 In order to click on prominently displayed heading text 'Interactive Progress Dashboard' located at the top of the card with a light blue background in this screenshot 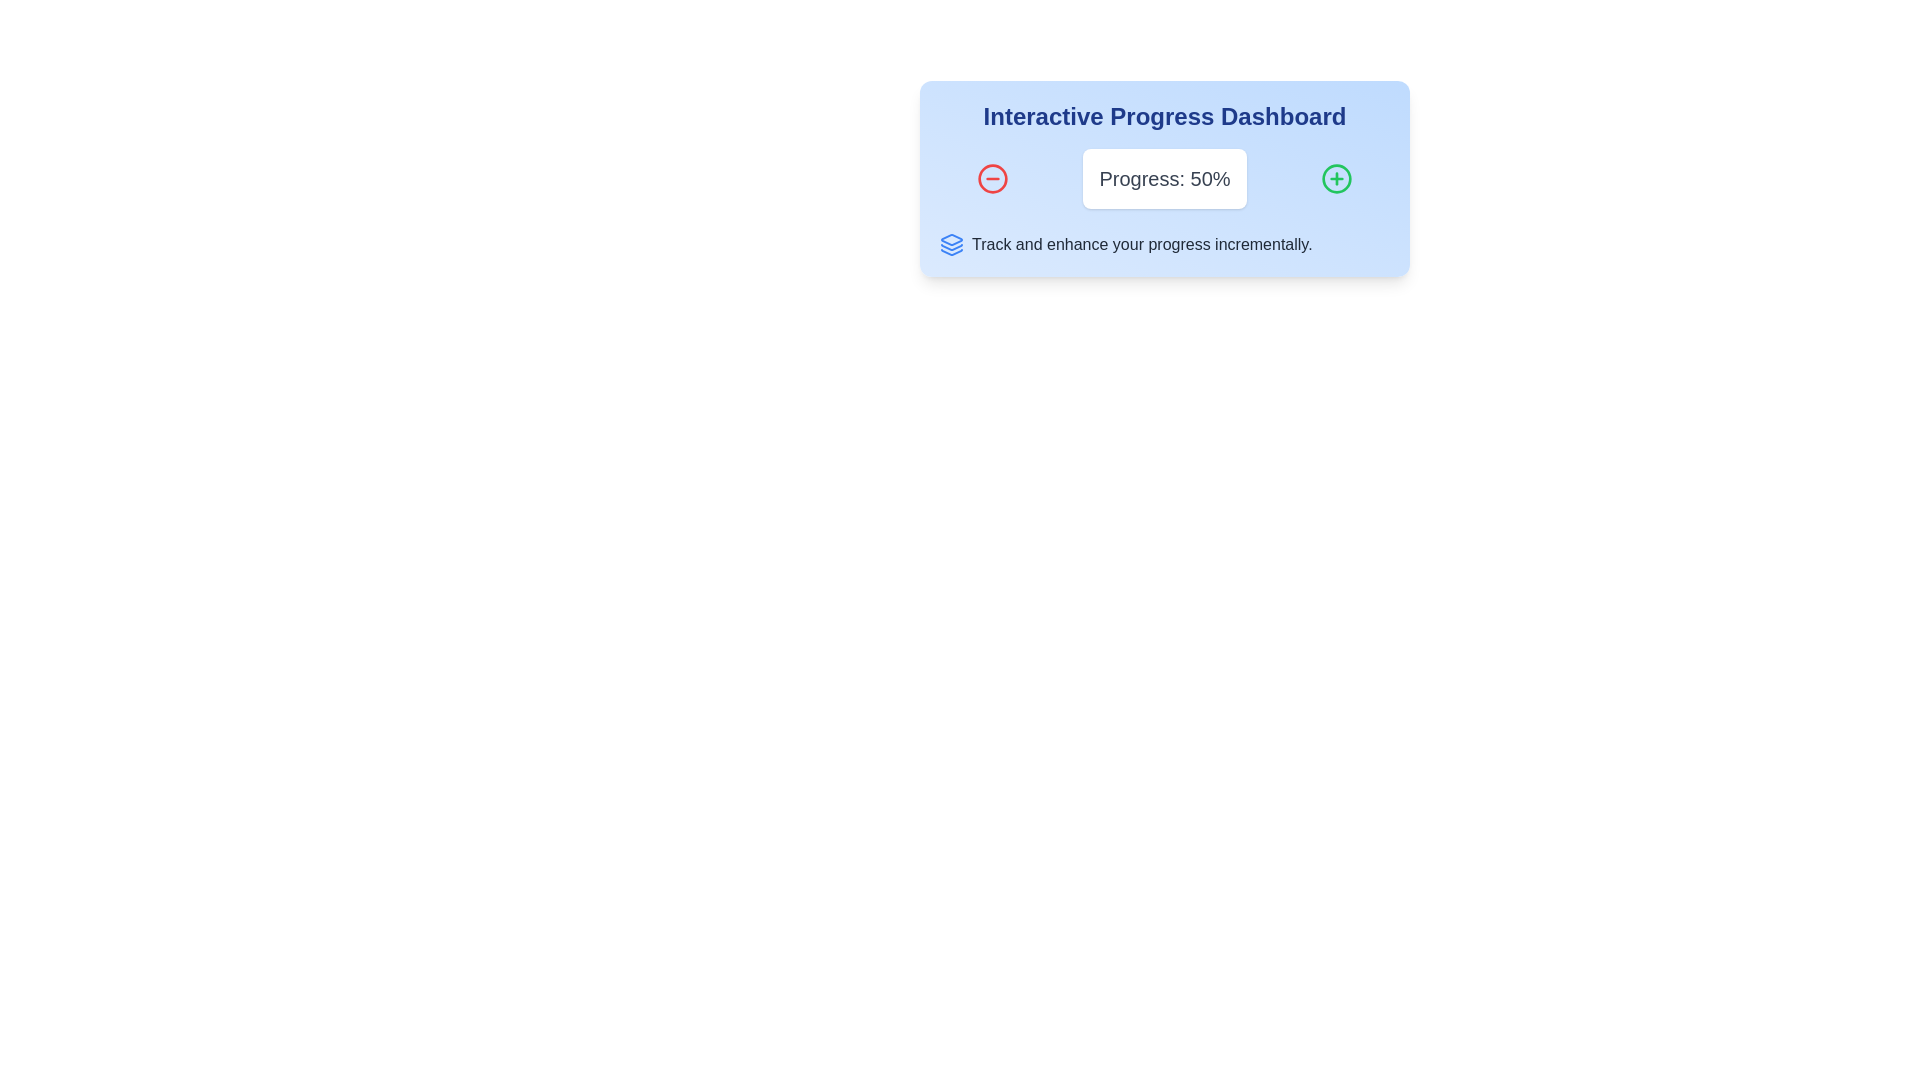, I will do `click(1165, 116)`.